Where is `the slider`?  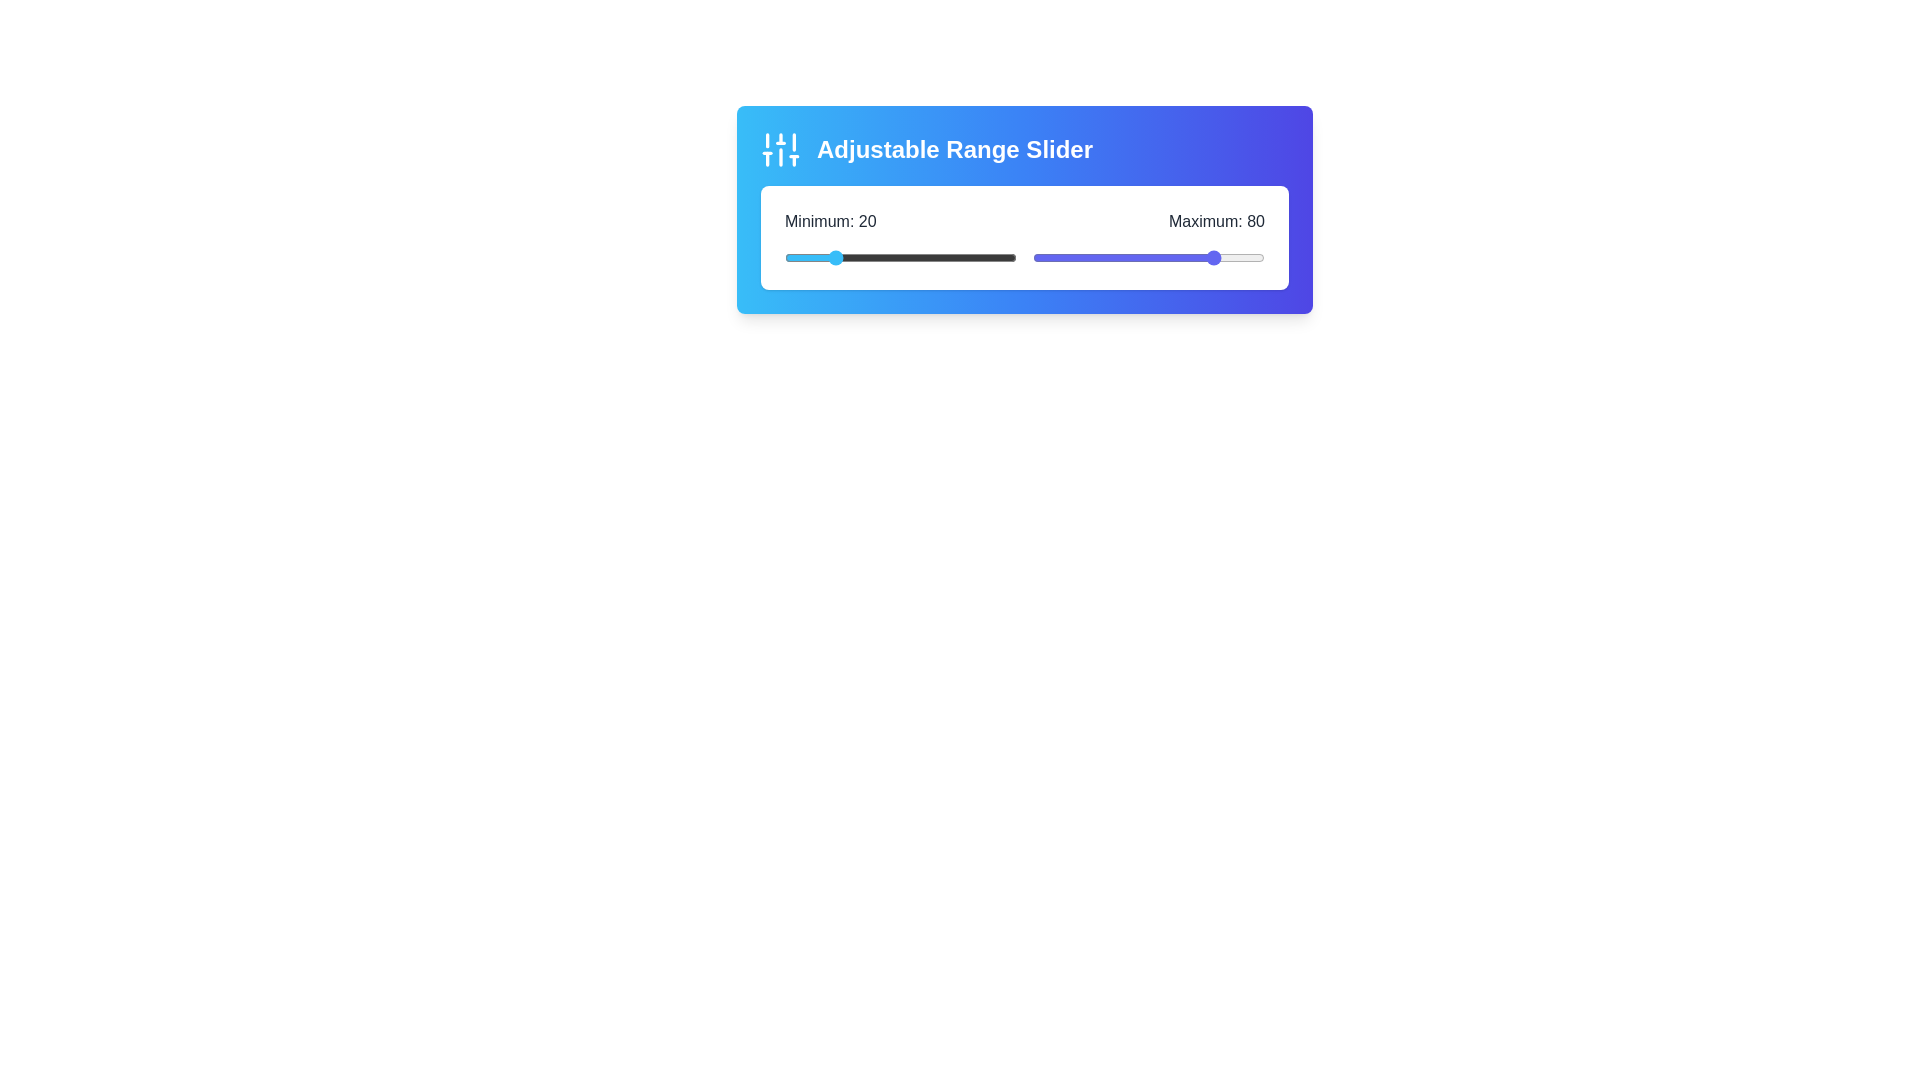
the slider is located at coordinates (1059, 257).